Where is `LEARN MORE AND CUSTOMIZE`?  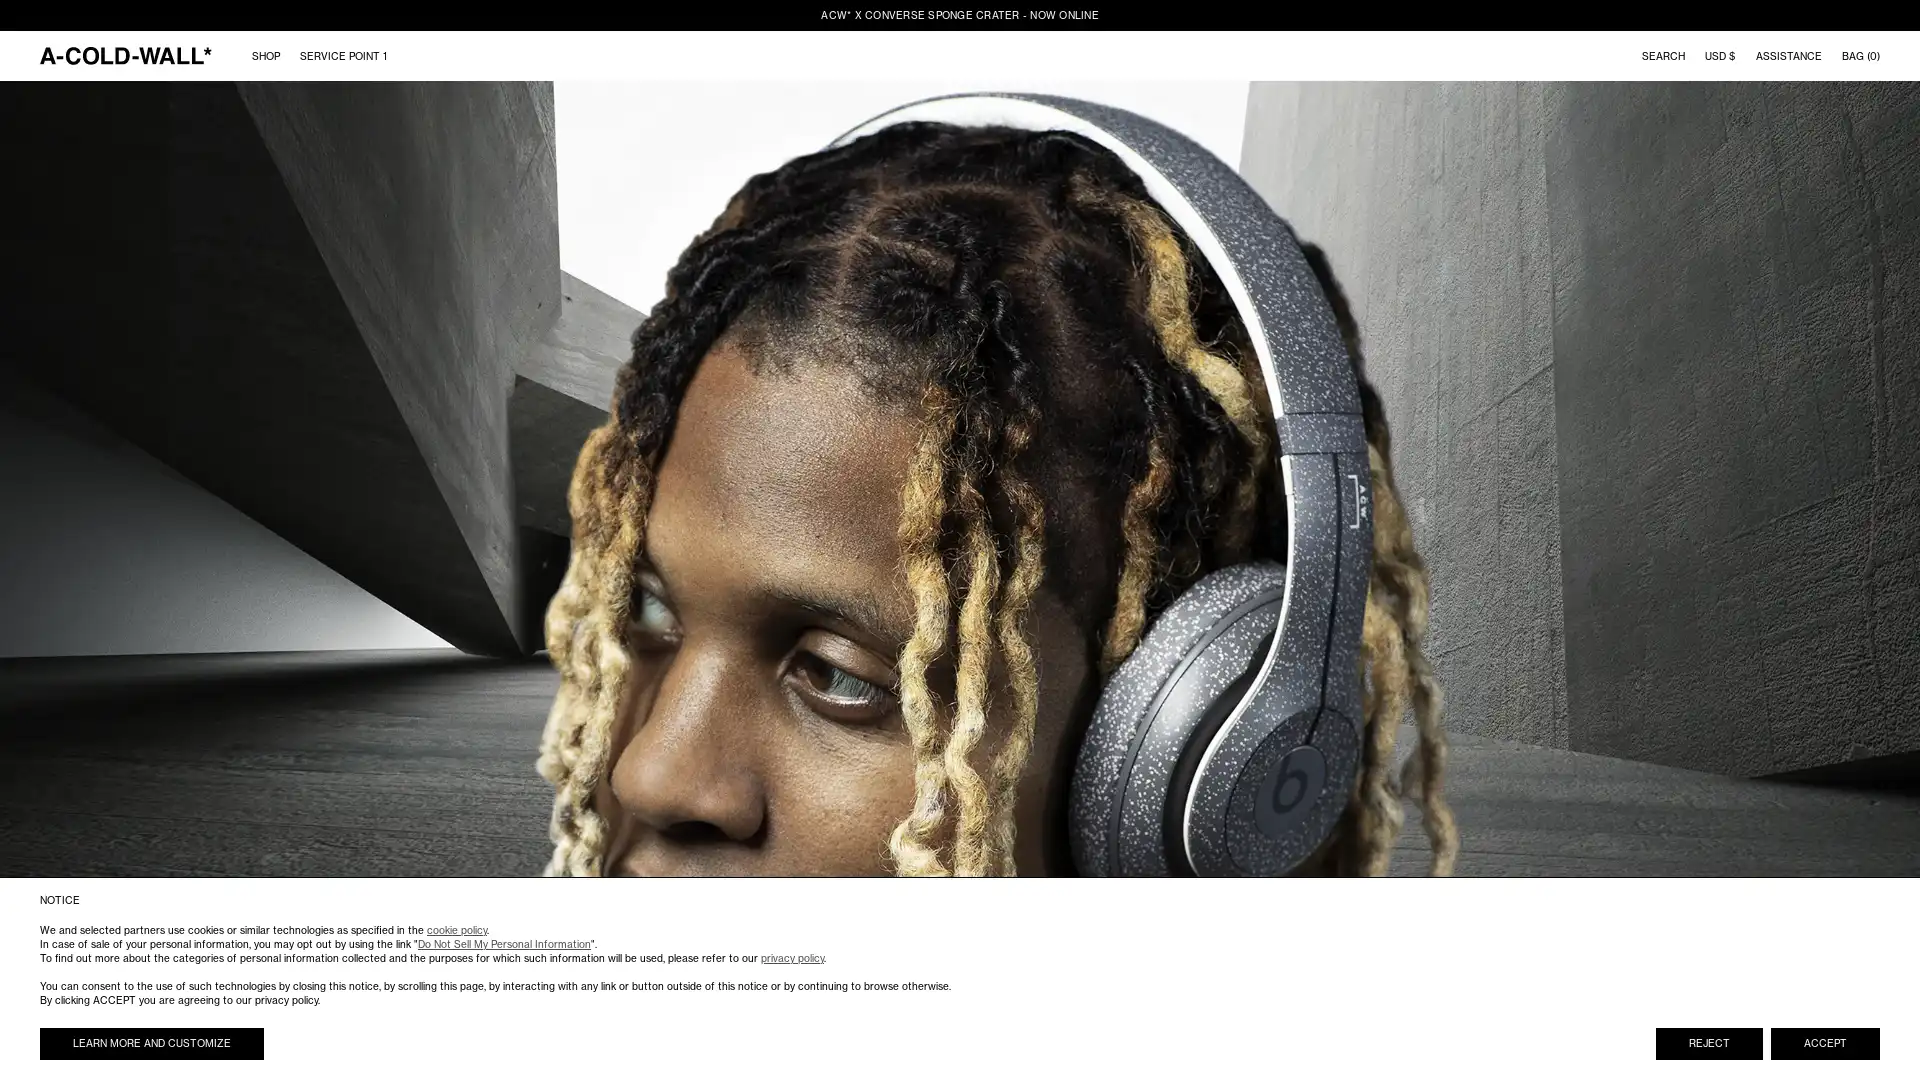 LEARN MORE AND CUSTOMIZE is located at coordinates (151, 1043).